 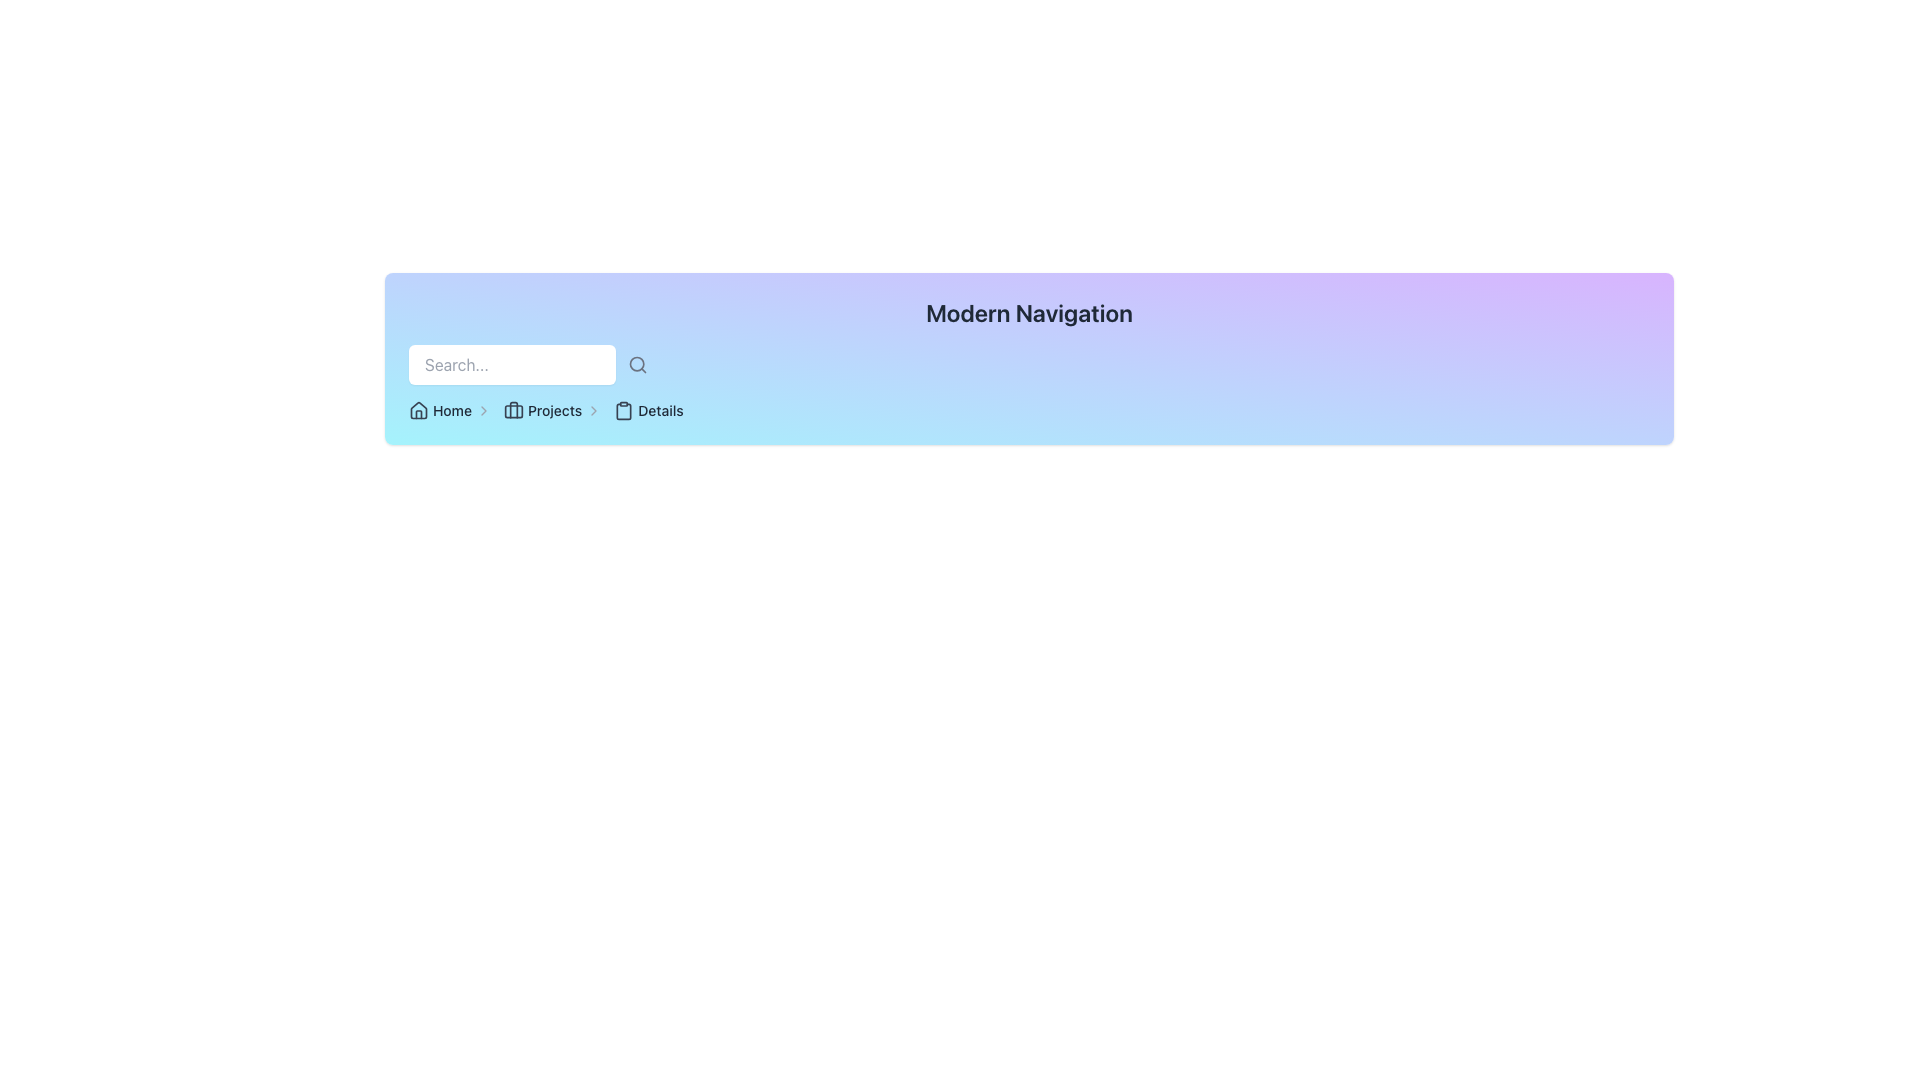 What do you see at coordinates (553, 410) in the screenshot?
I see `the 'Projects' breadcrumb navigation item, which is the second item in the breadcrumb bar` at bounding box center [553, 410].